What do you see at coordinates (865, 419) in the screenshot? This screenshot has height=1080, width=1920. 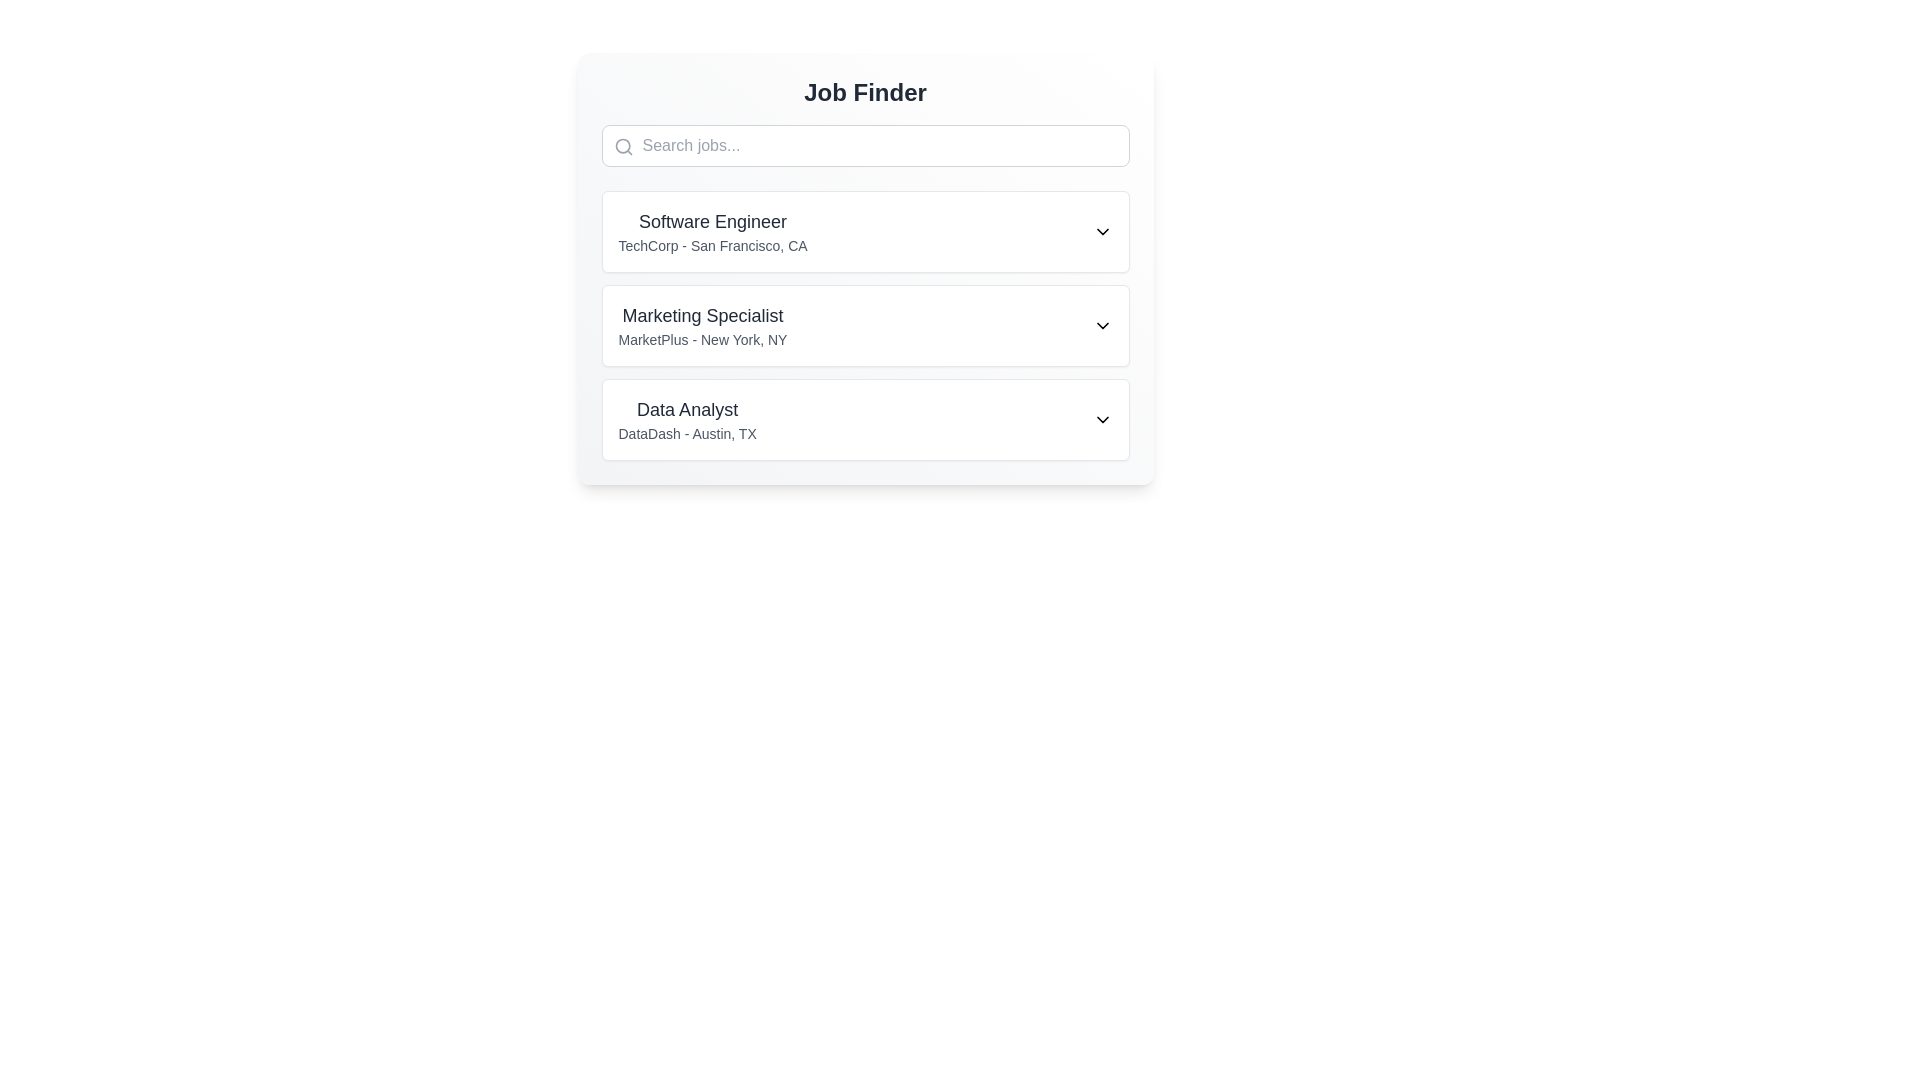 I see `the job listing entry for the 'Data Analyst' position offered by 'DataDash' in Austin, TX` at bounding box center [865, 419].